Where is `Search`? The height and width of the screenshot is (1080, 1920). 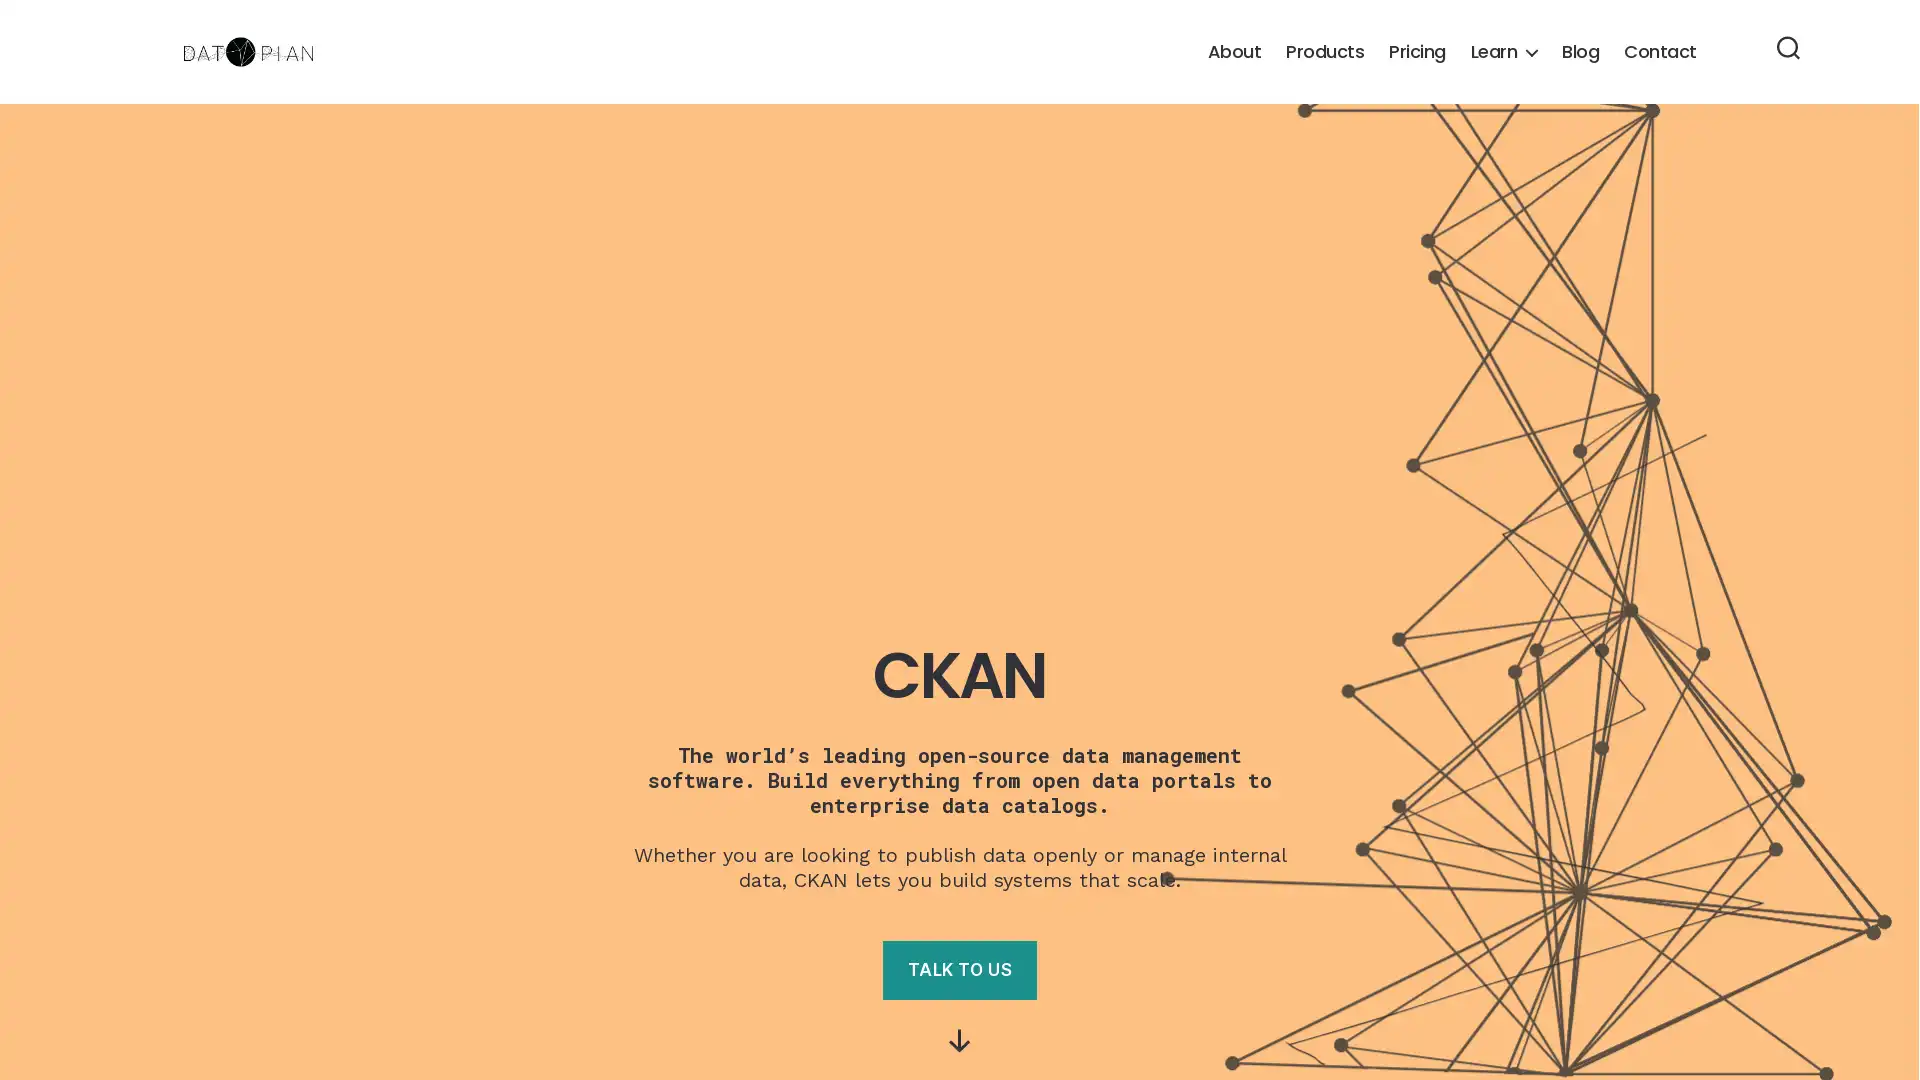
Search is located at coordinates (1788, 49).